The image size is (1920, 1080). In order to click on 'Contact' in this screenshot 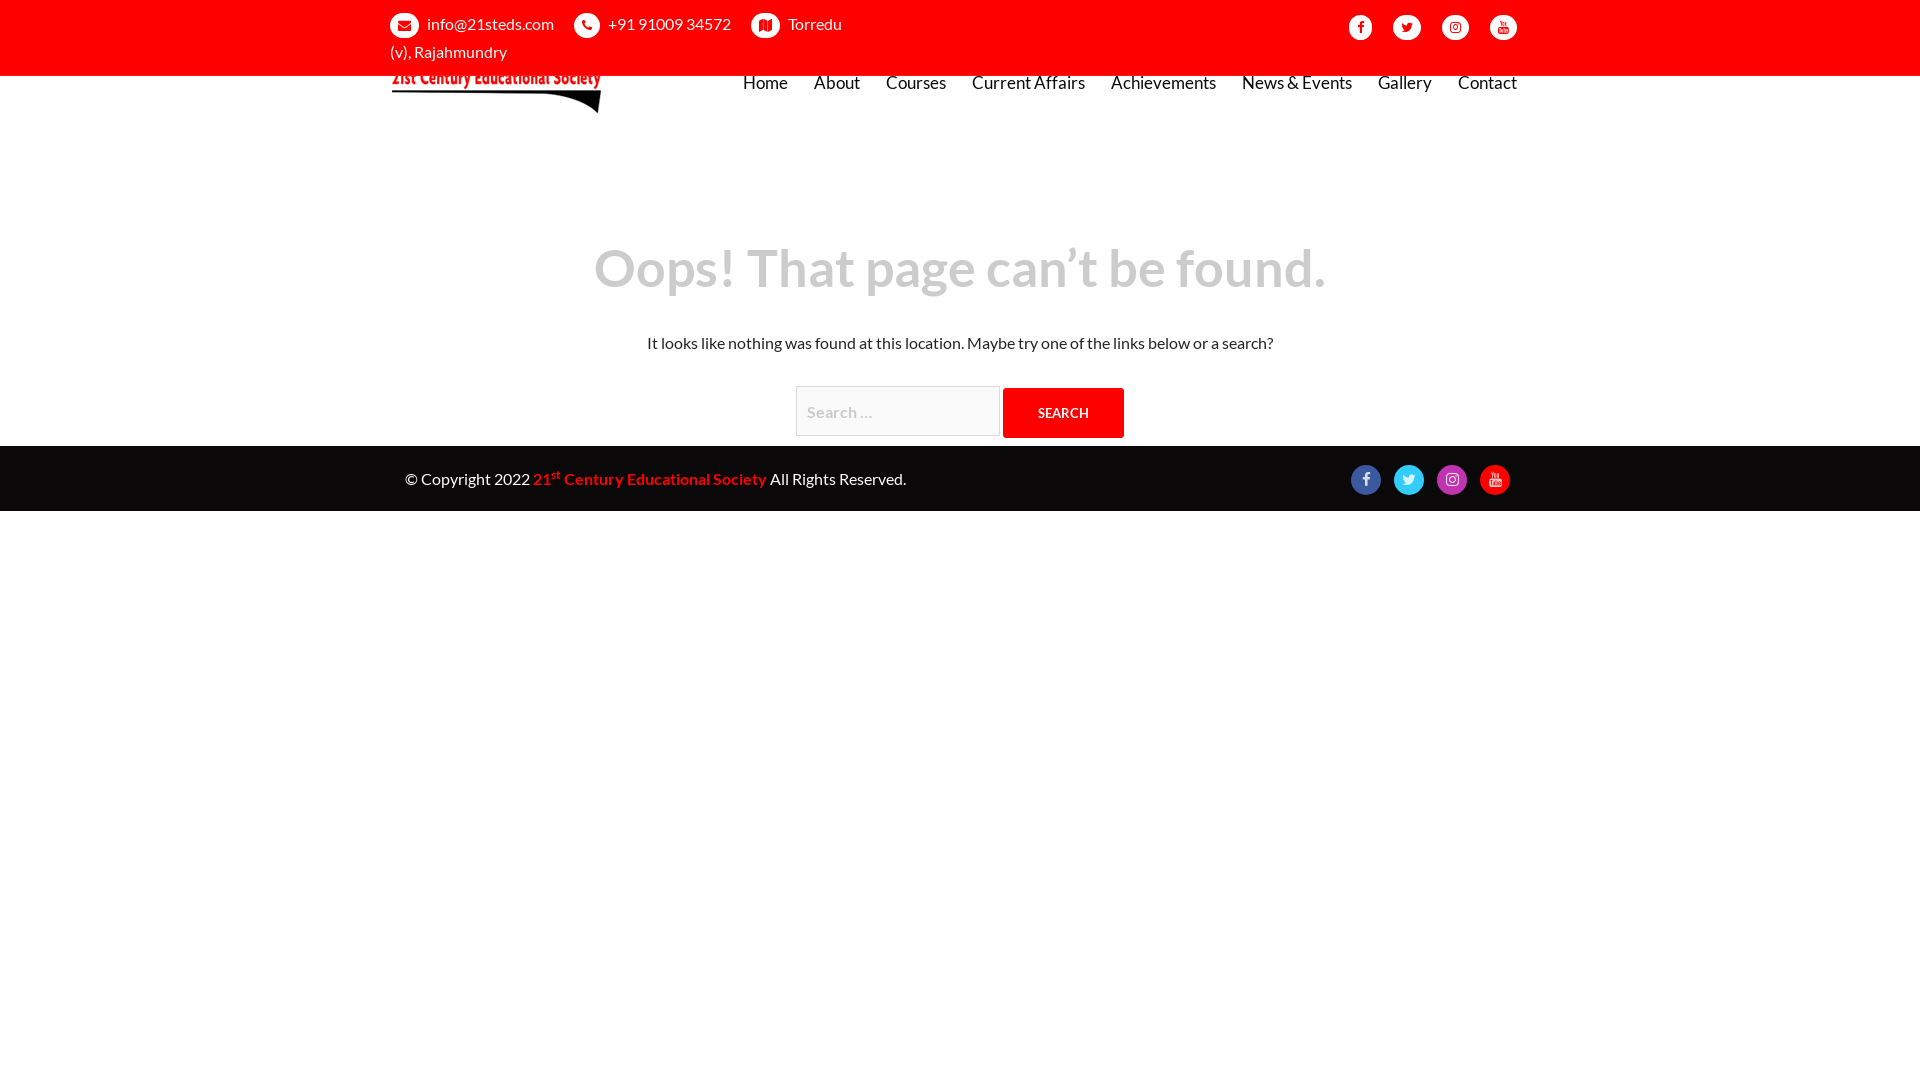, I will do `click(1487, 82)`.